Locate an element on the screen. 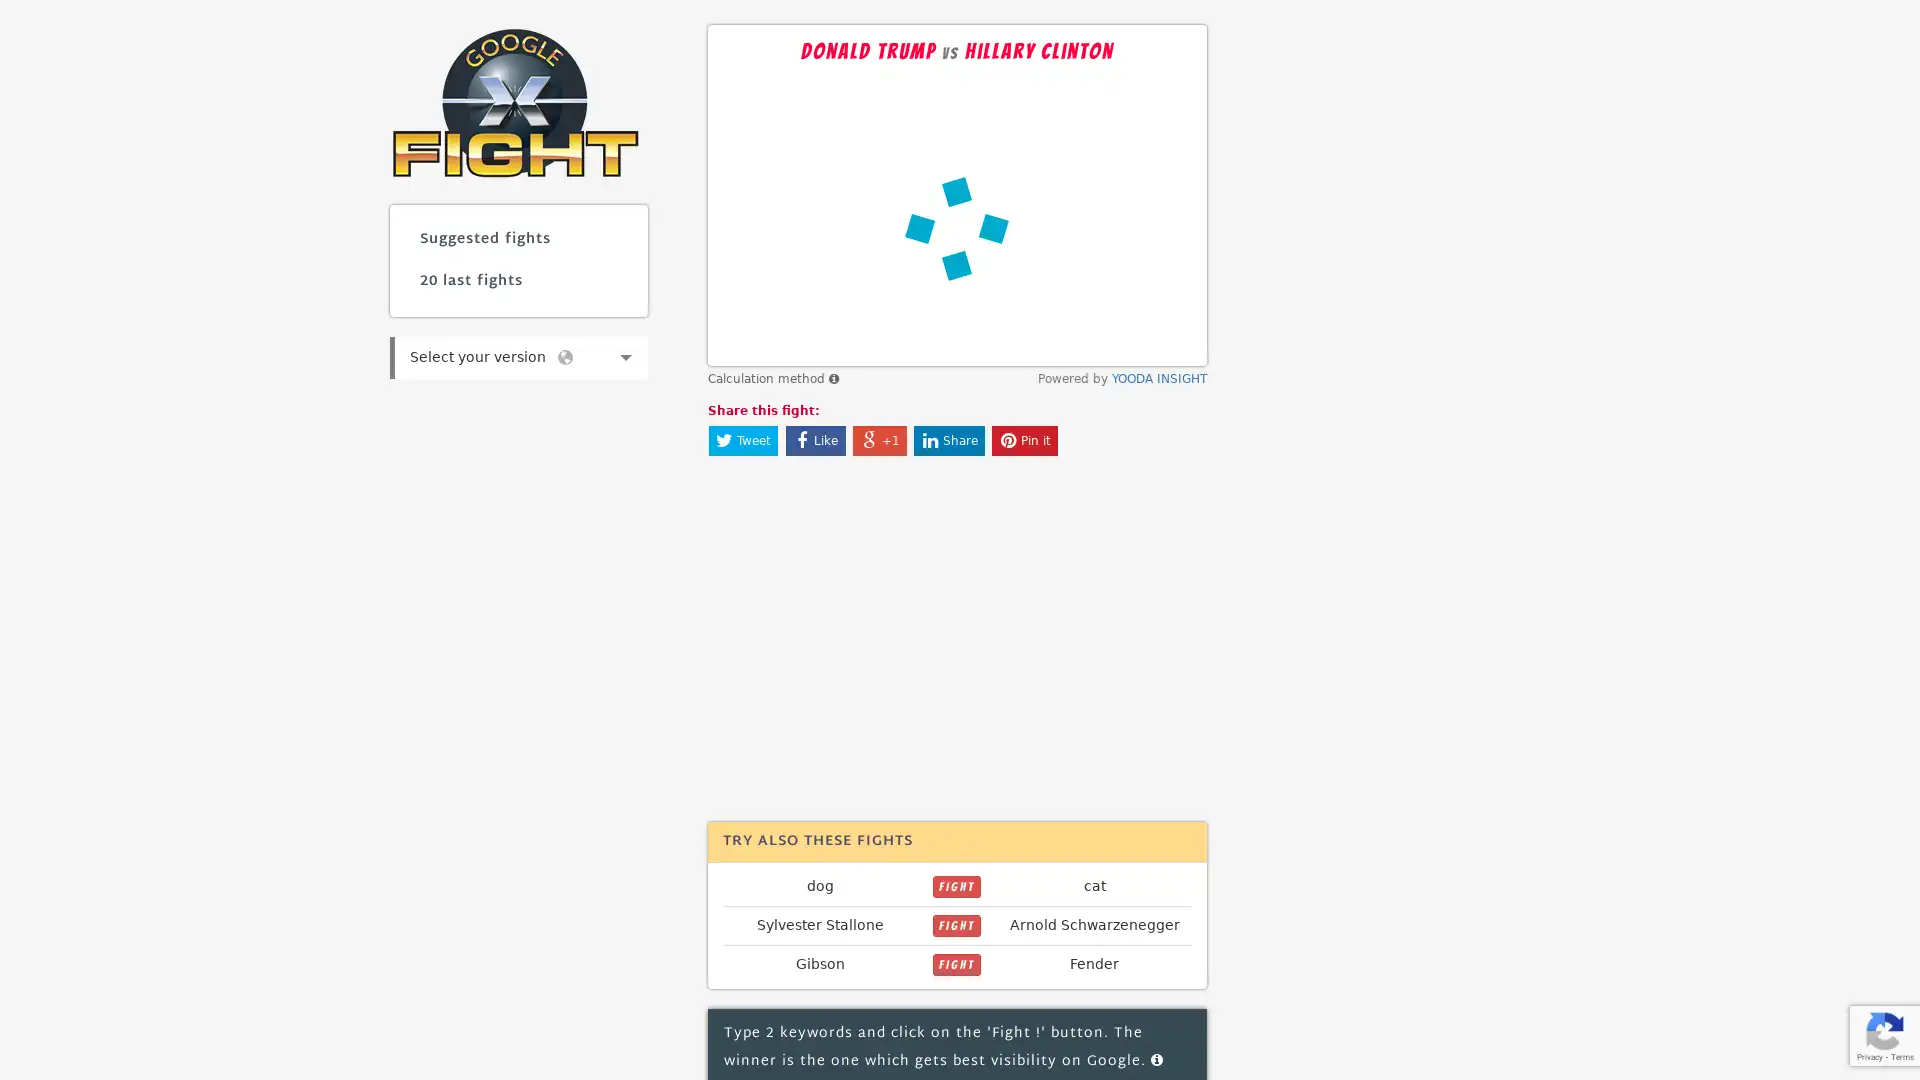 This screenshot has width=1920, height=1080. FIGHT is located at coordinates (955, 925).